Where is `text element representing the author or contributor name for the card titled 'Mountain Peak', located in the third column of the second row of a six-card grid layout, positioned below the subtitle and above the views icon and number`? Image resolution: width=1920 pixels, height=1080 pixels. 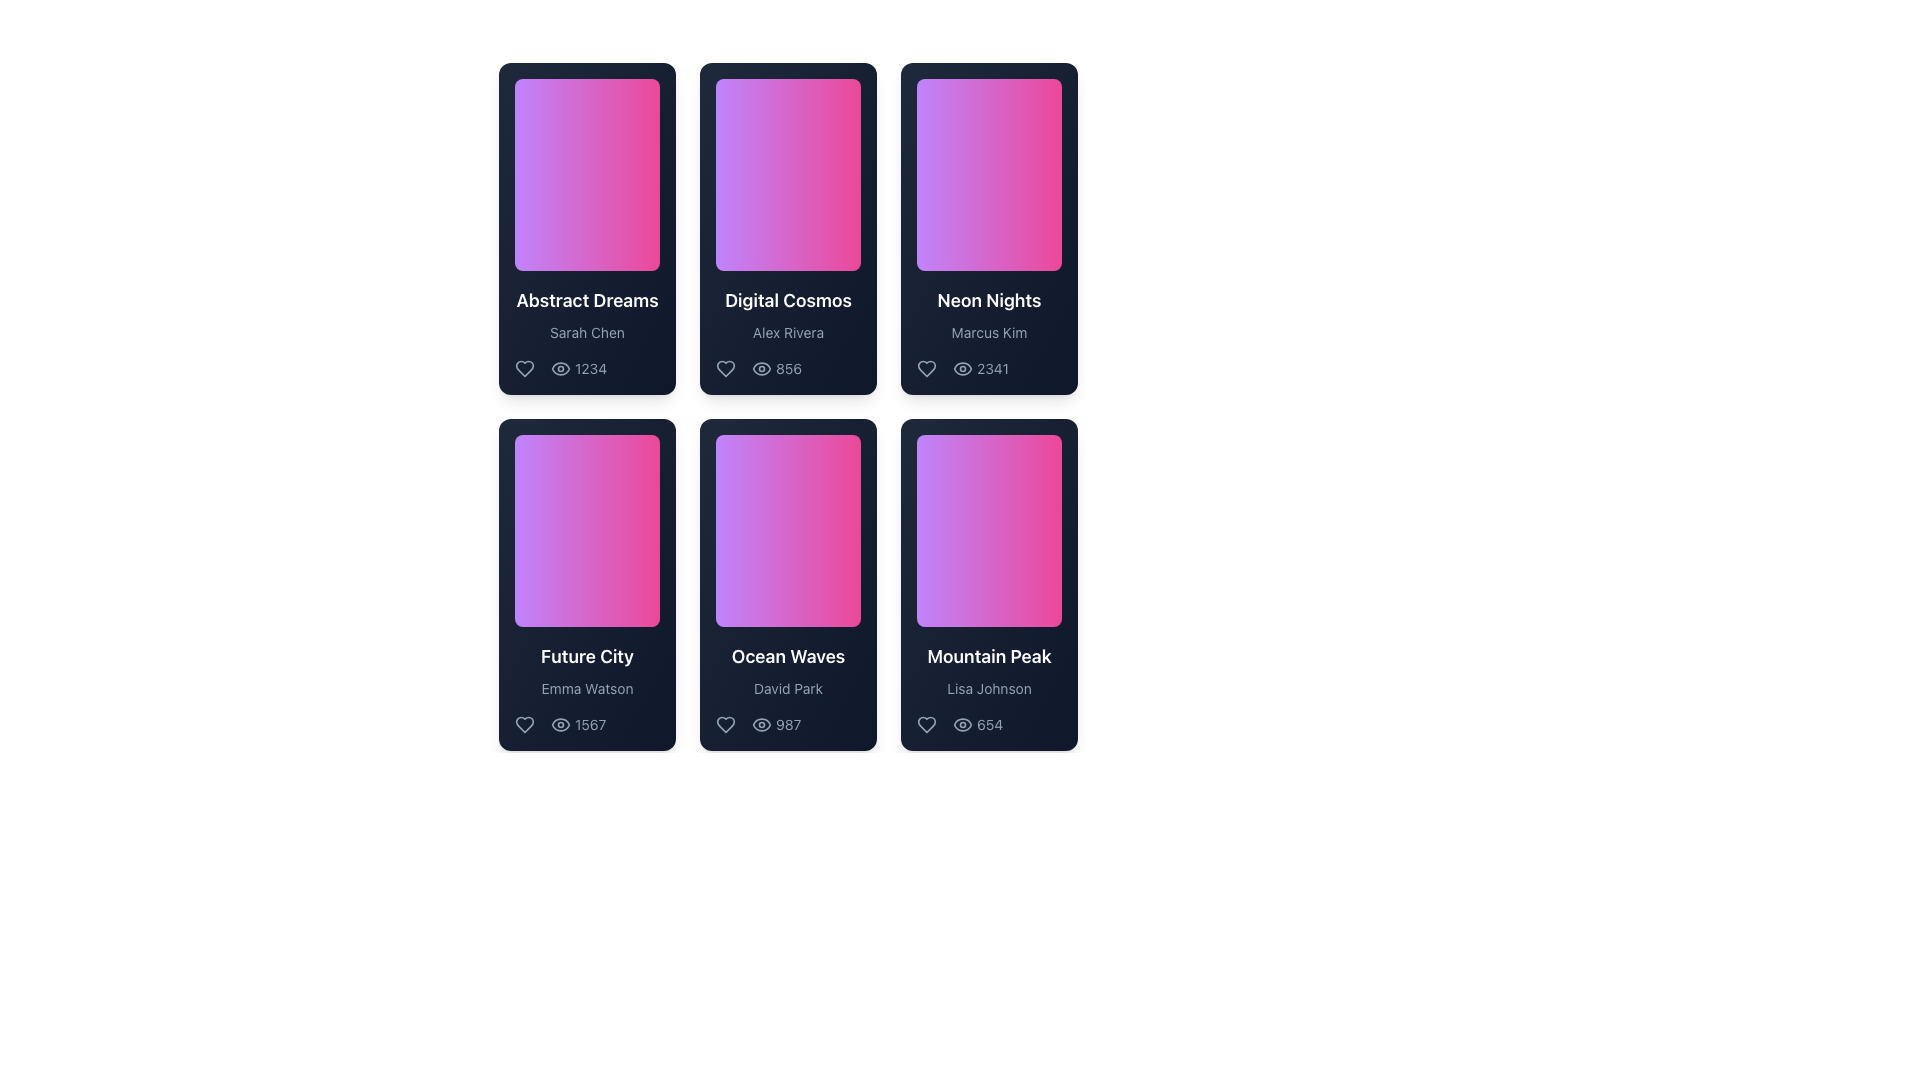
text element representing the author or contributor name for the card titled 'Mountain Peak', located in the third column of the second row of a six-card grid layout, positioned below the subtitle and above the views icon and number is located at coordinates (989, 688).